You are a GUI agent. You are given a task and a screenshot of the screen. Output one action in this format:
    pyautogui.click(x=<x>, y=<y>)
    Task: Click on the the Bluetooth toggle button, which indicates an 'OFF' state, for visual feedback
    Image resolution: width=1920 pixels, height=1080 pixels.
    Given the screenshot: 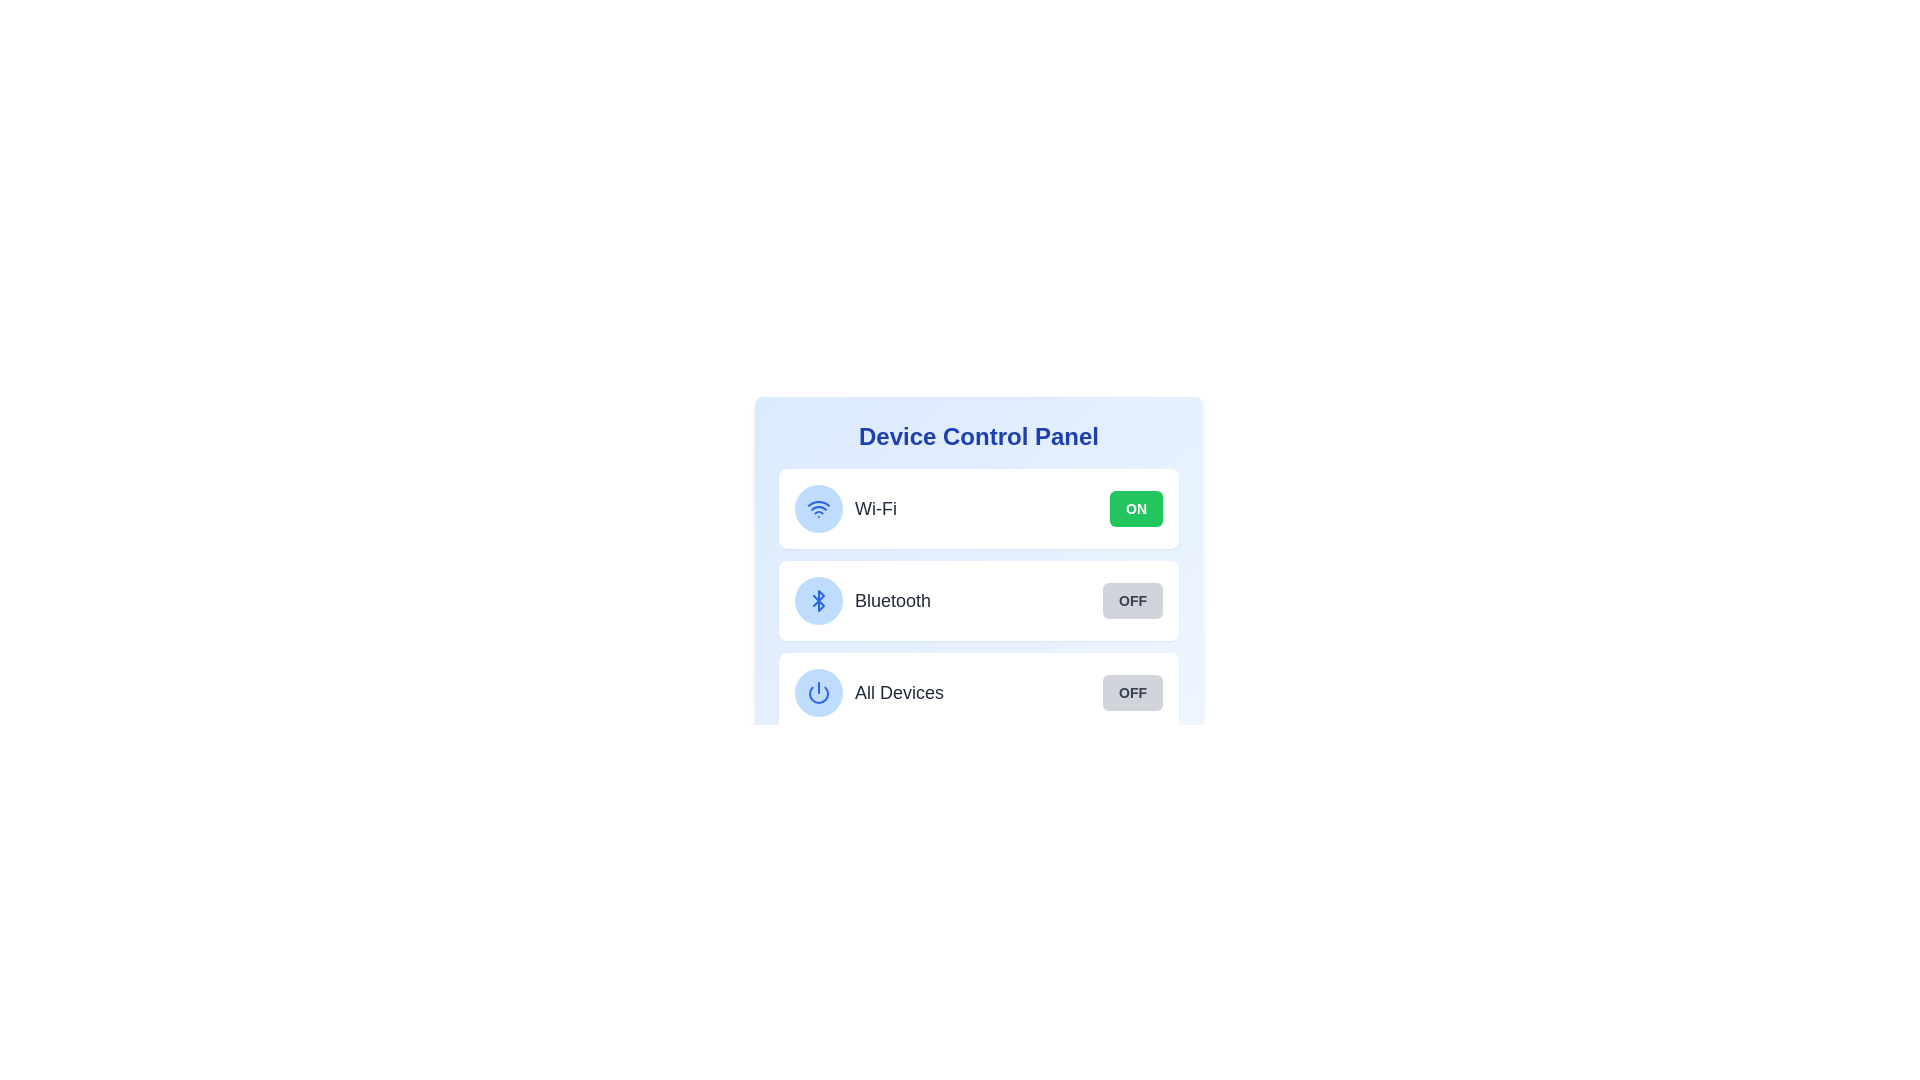 What is the action you would take?
    pyautogui.click(x=1132, y=600)
    